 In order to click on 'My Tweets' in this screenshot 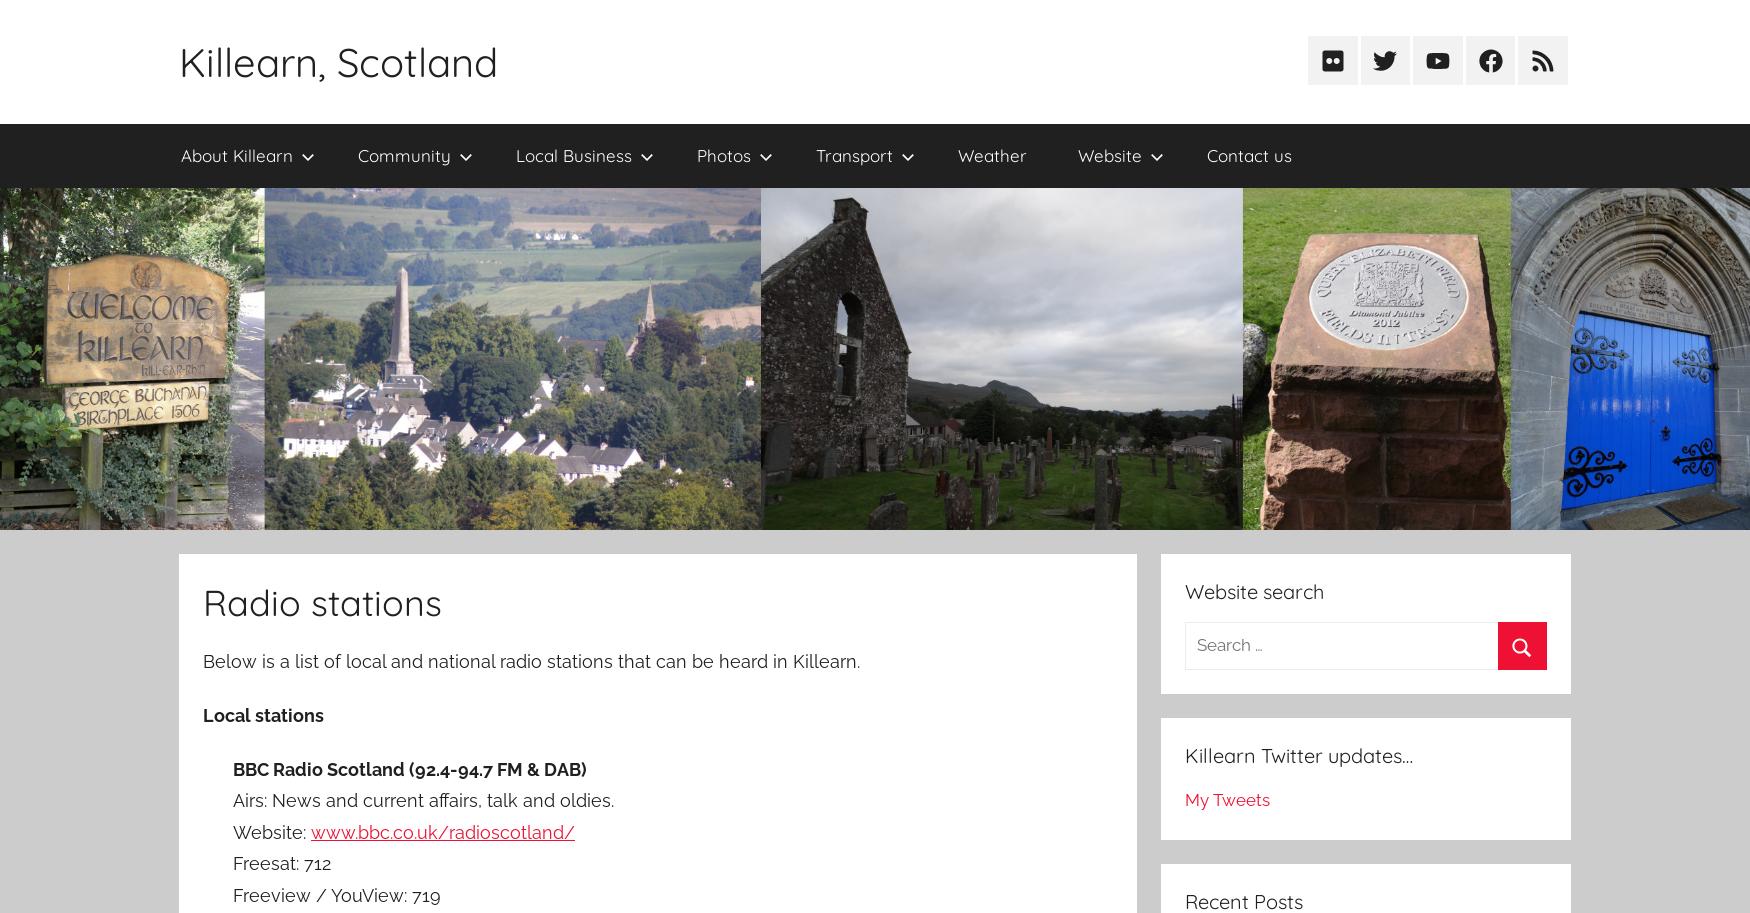, I will do `click(1226, 798)`.